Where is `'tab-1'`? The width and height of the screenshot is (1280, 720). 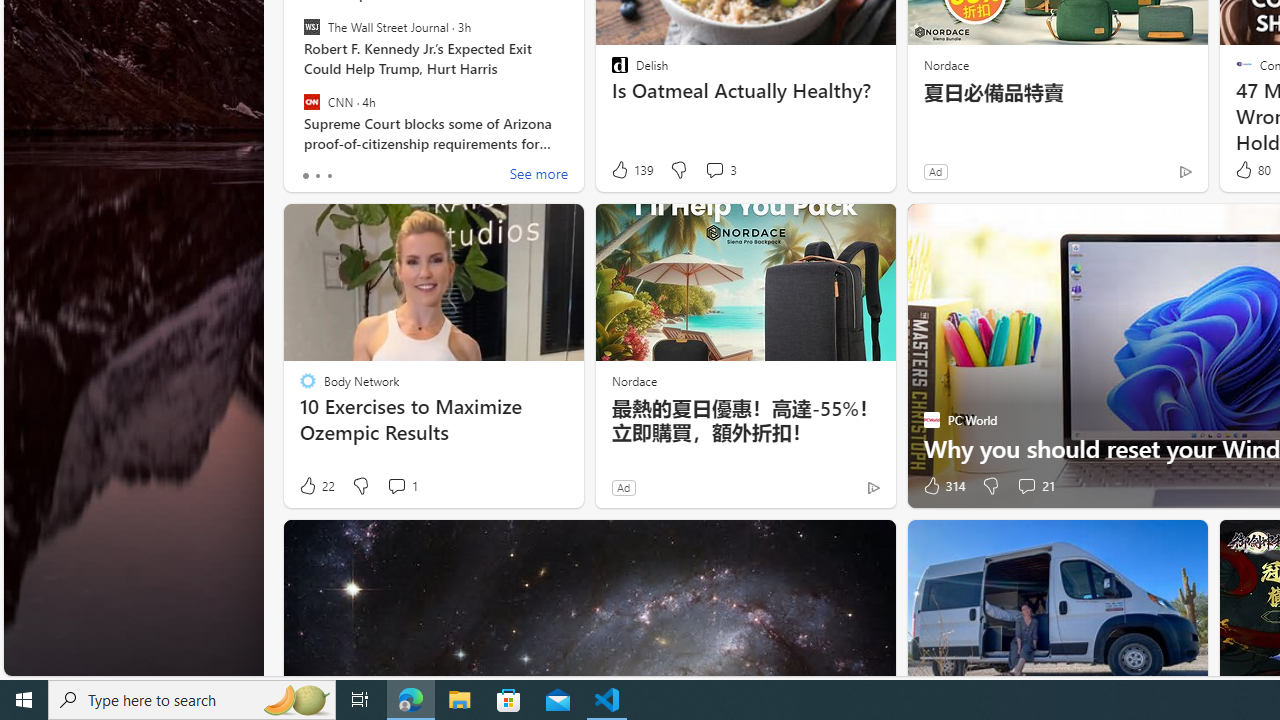 'tab-1' is located at coordinates (316, 175).